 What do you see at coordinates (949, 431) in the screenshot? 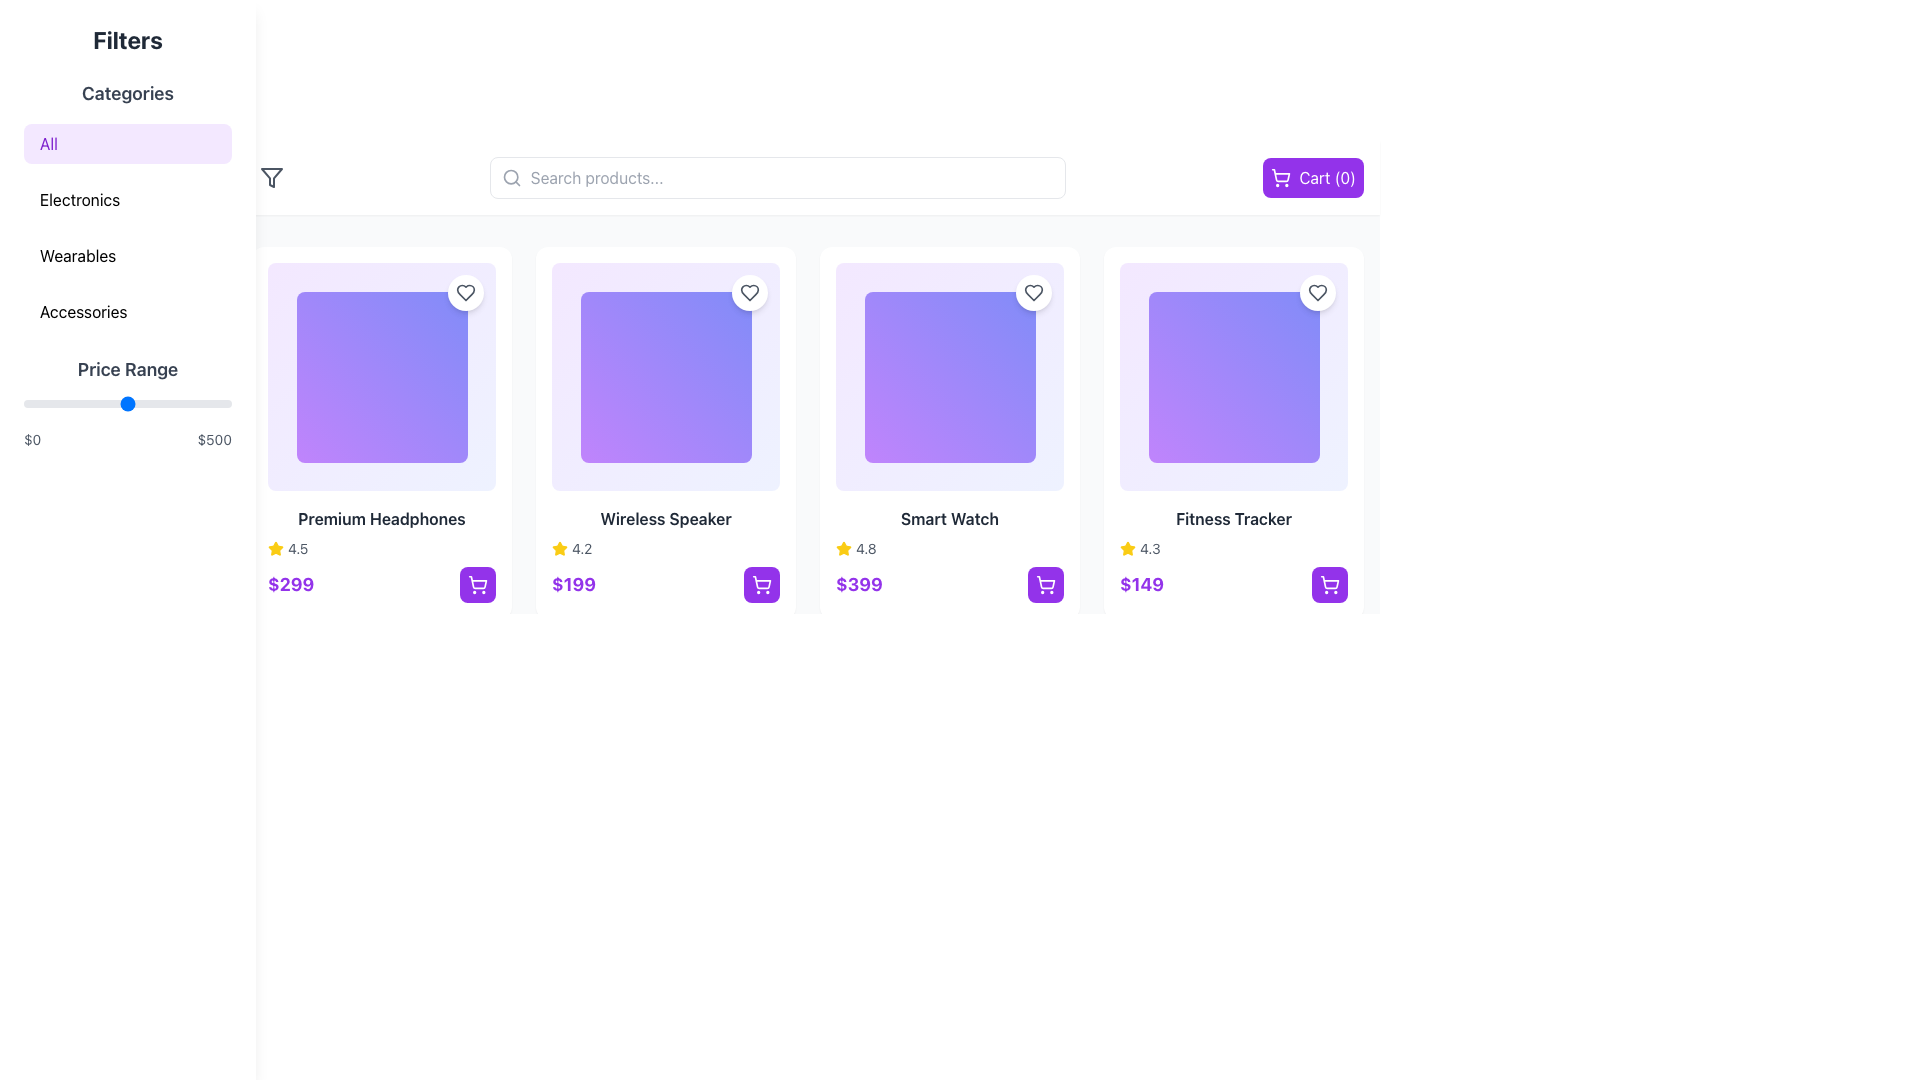
I see `the third Product card element displaying 'Smart Watch' with a purple price of '$399' located in a four-column grid layout` at bounding box center [949, 431].